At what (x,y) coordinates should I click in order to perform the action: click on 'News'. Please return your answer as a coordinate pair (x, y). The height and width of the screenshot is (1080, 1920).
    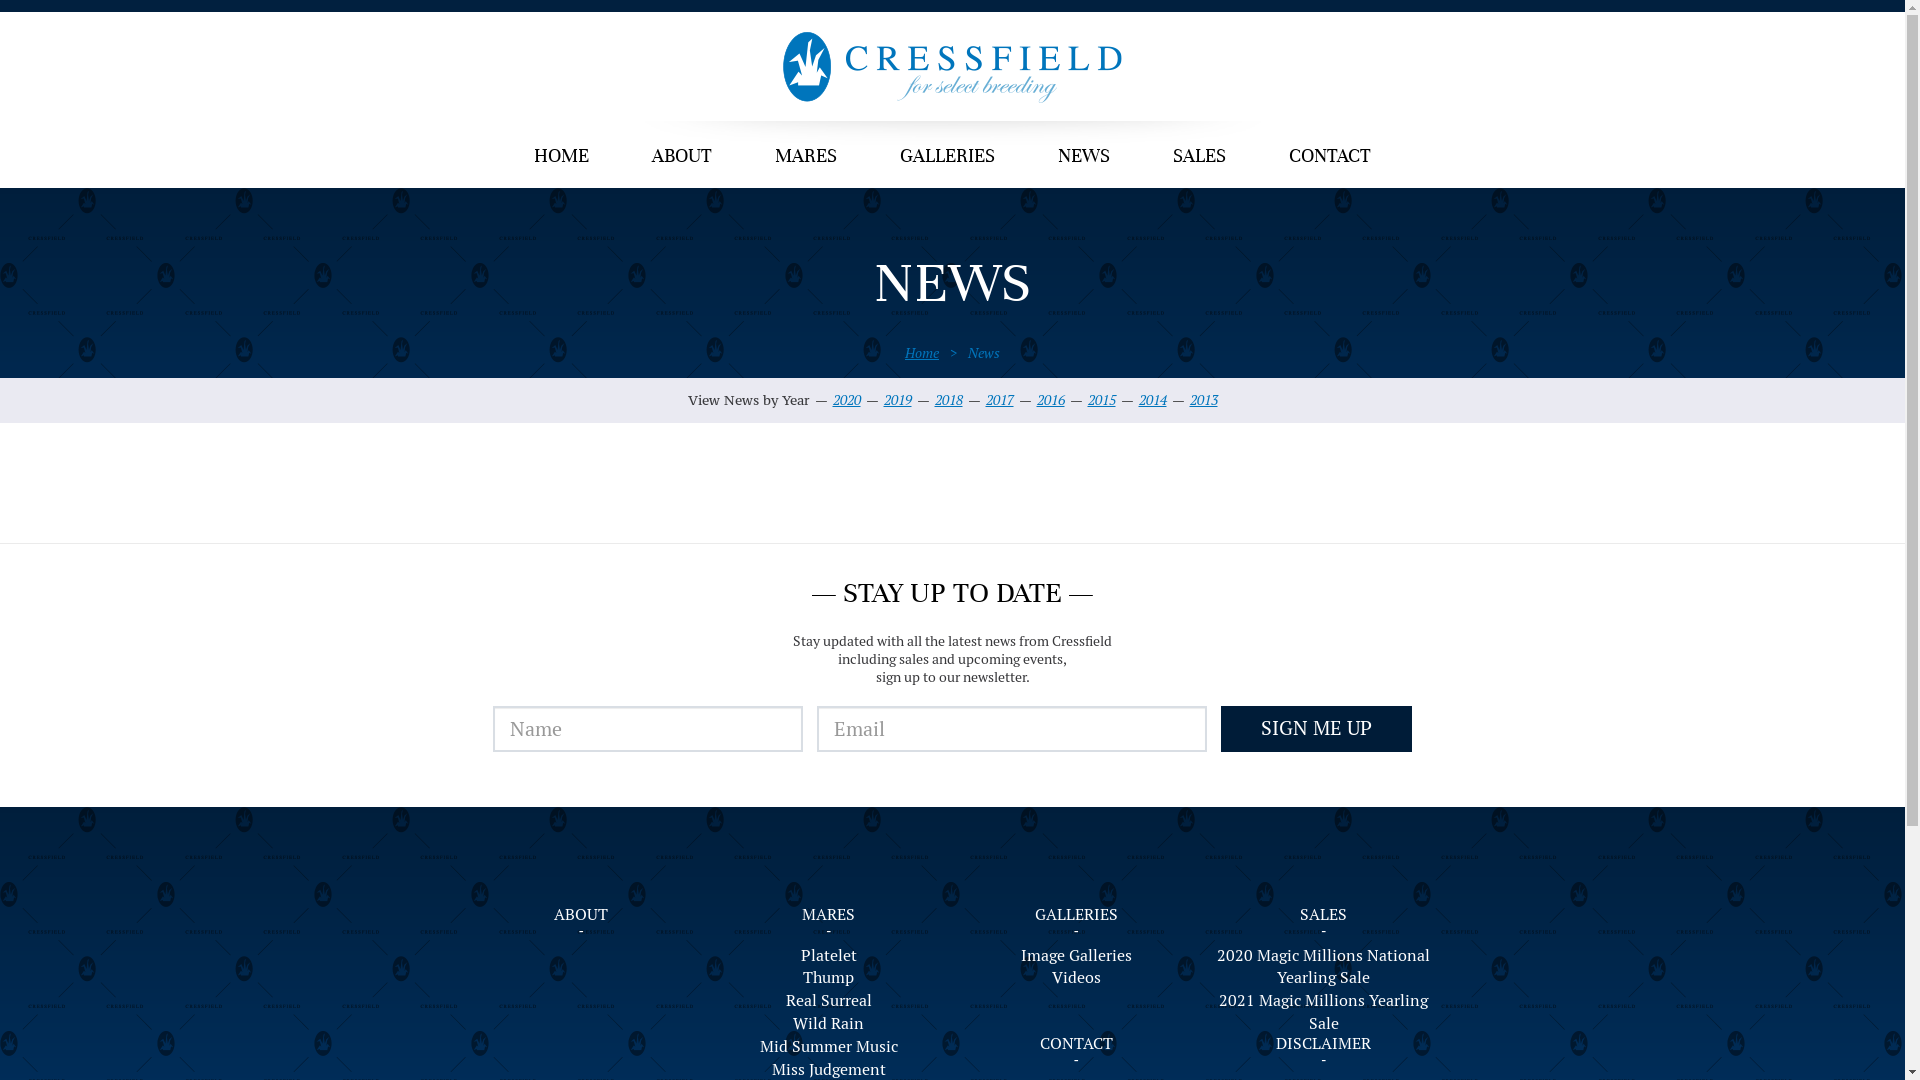
    Looking at the image, I should click on (983, 352).